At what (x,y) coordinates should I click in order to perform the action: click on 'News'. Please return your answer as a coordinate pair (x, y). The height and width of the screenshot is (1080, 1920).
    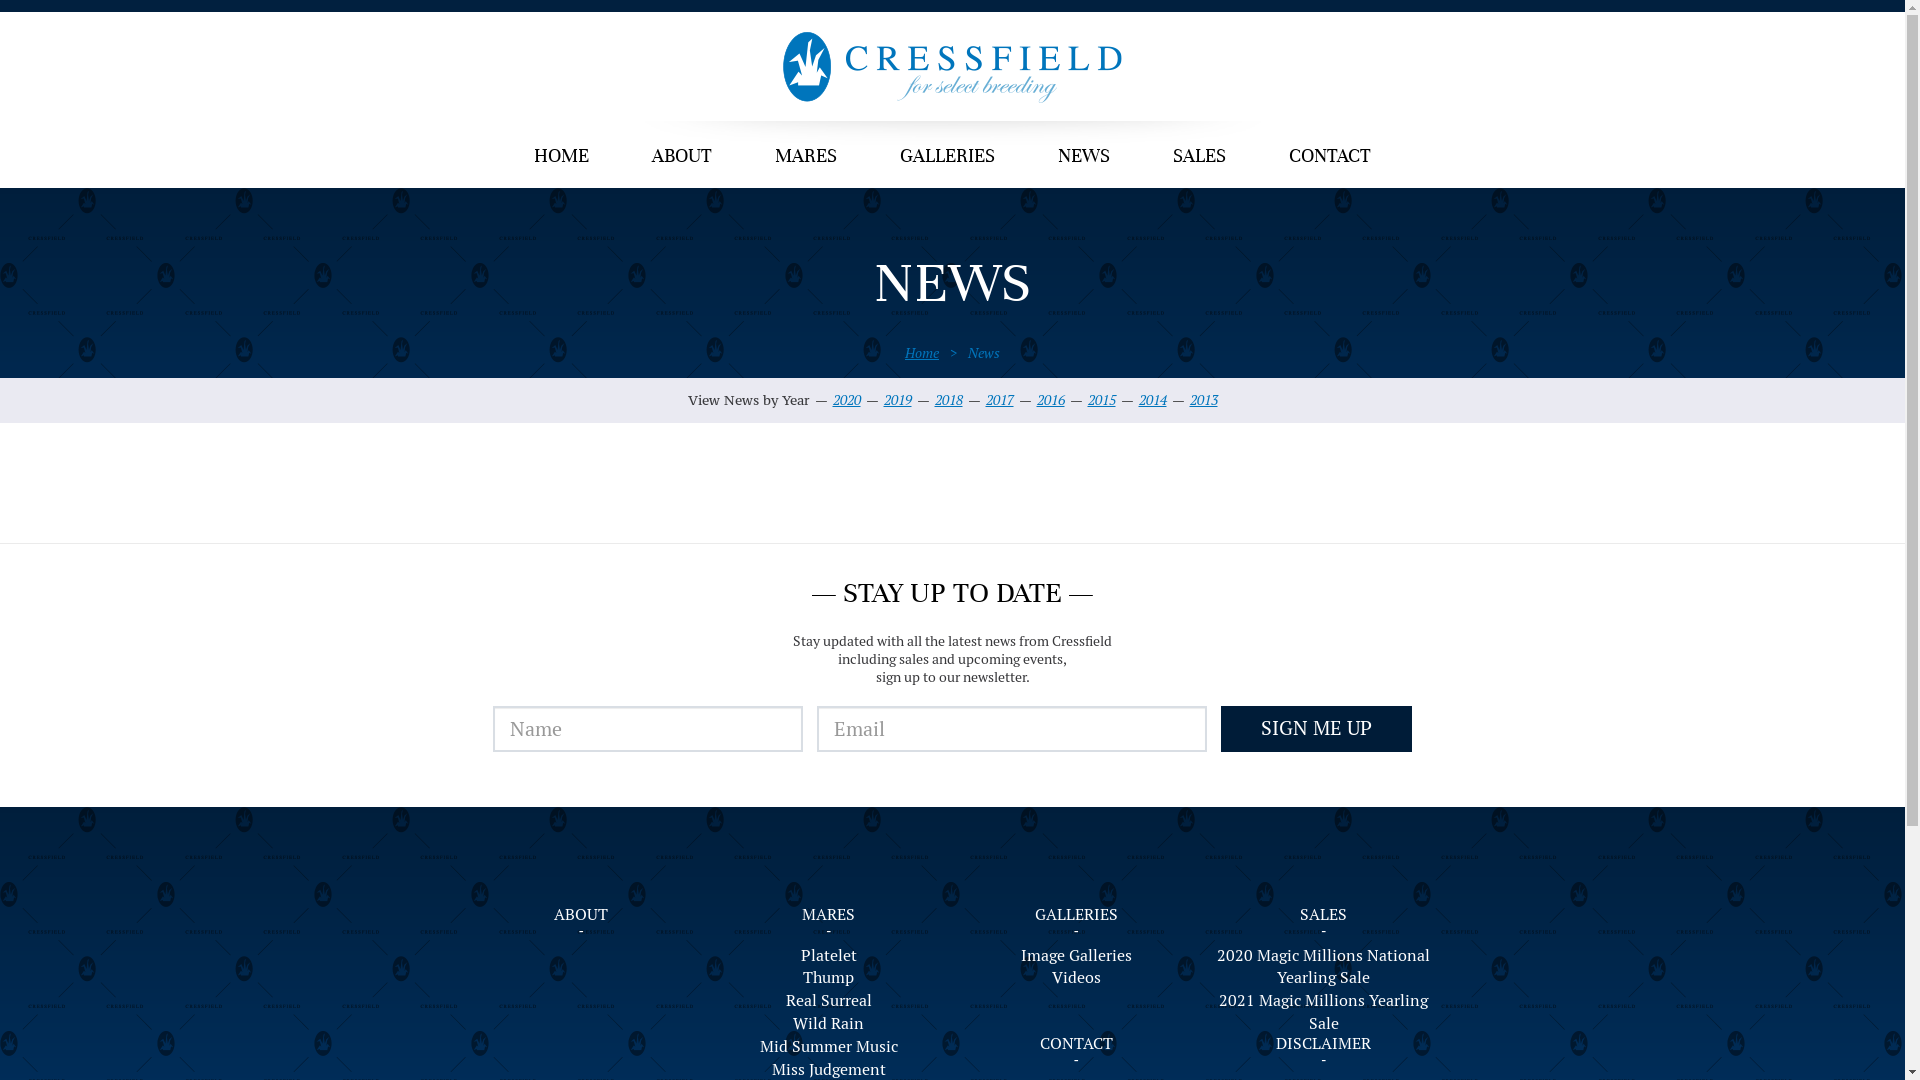
    Looking at the image, I should click on (983, 352).